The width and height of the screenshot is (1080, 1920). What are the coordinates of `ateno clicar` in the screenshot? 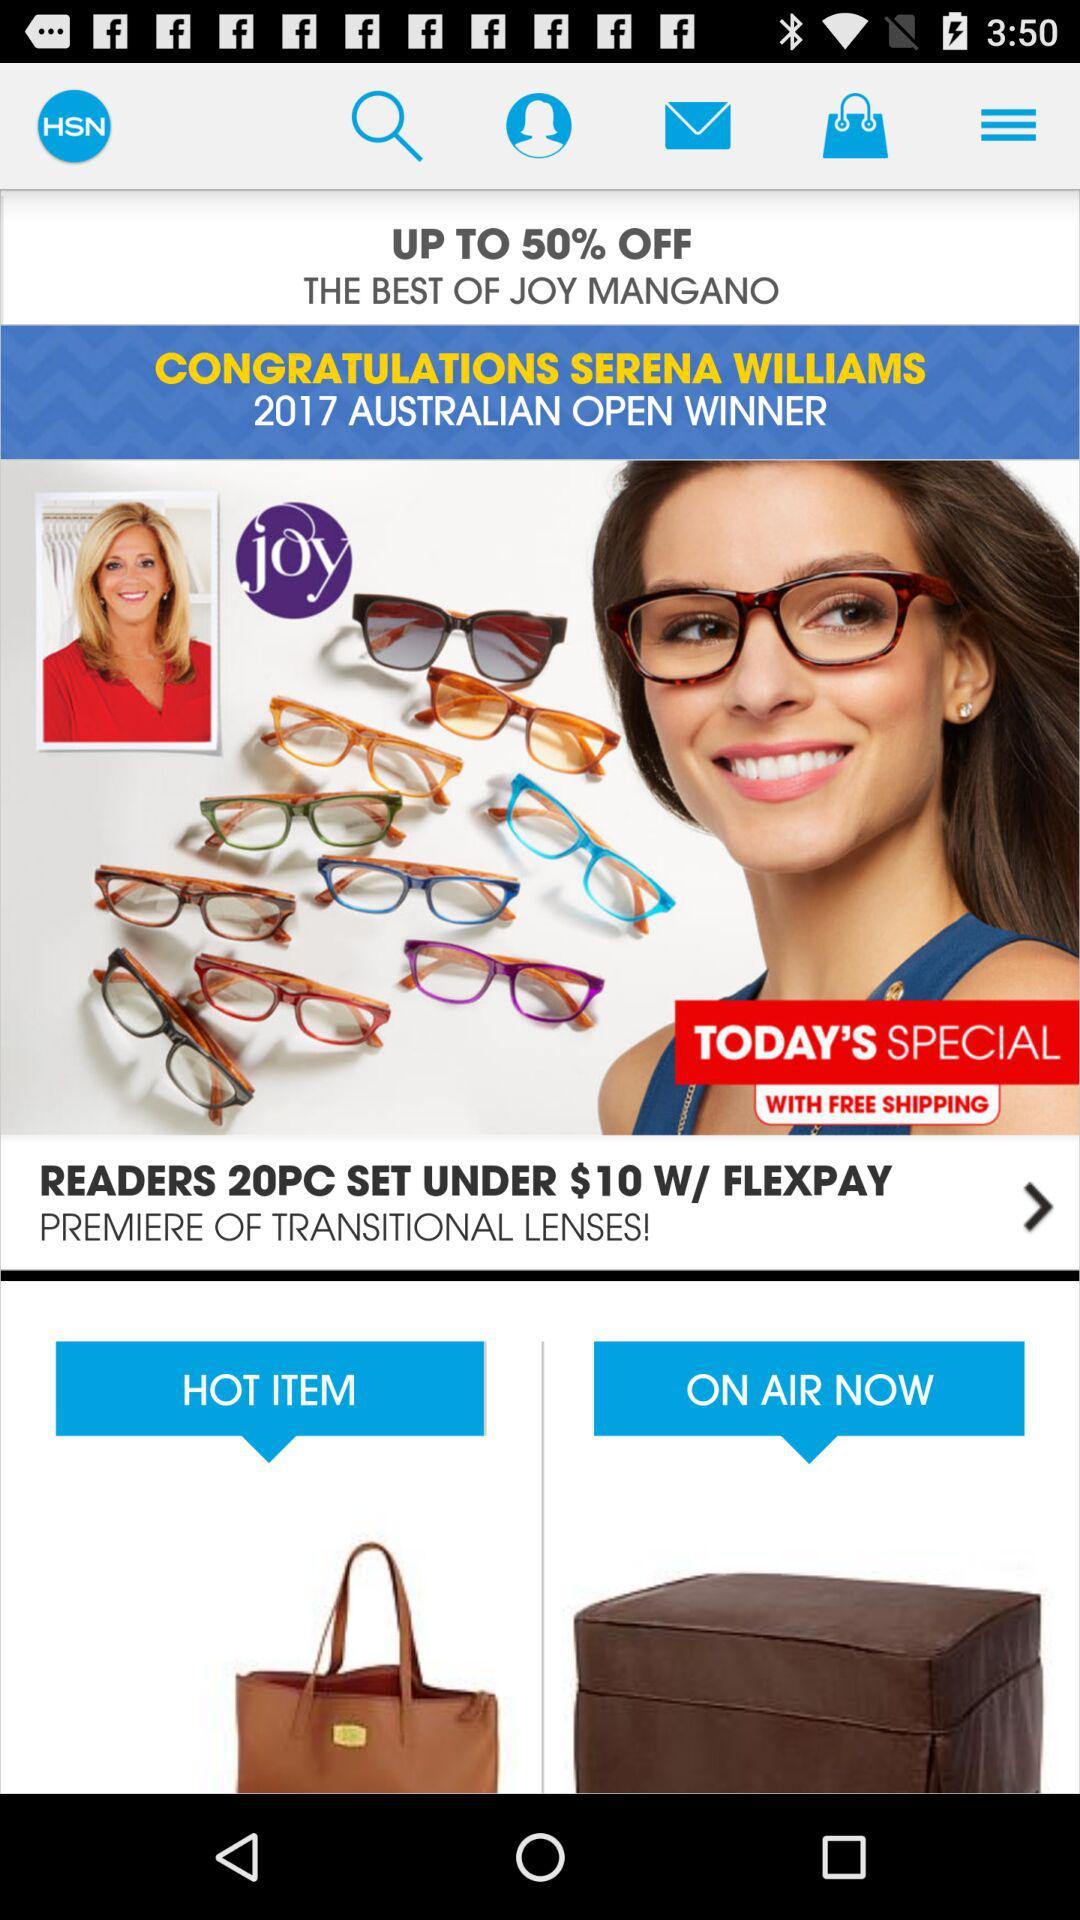 It's located at (696, 124).